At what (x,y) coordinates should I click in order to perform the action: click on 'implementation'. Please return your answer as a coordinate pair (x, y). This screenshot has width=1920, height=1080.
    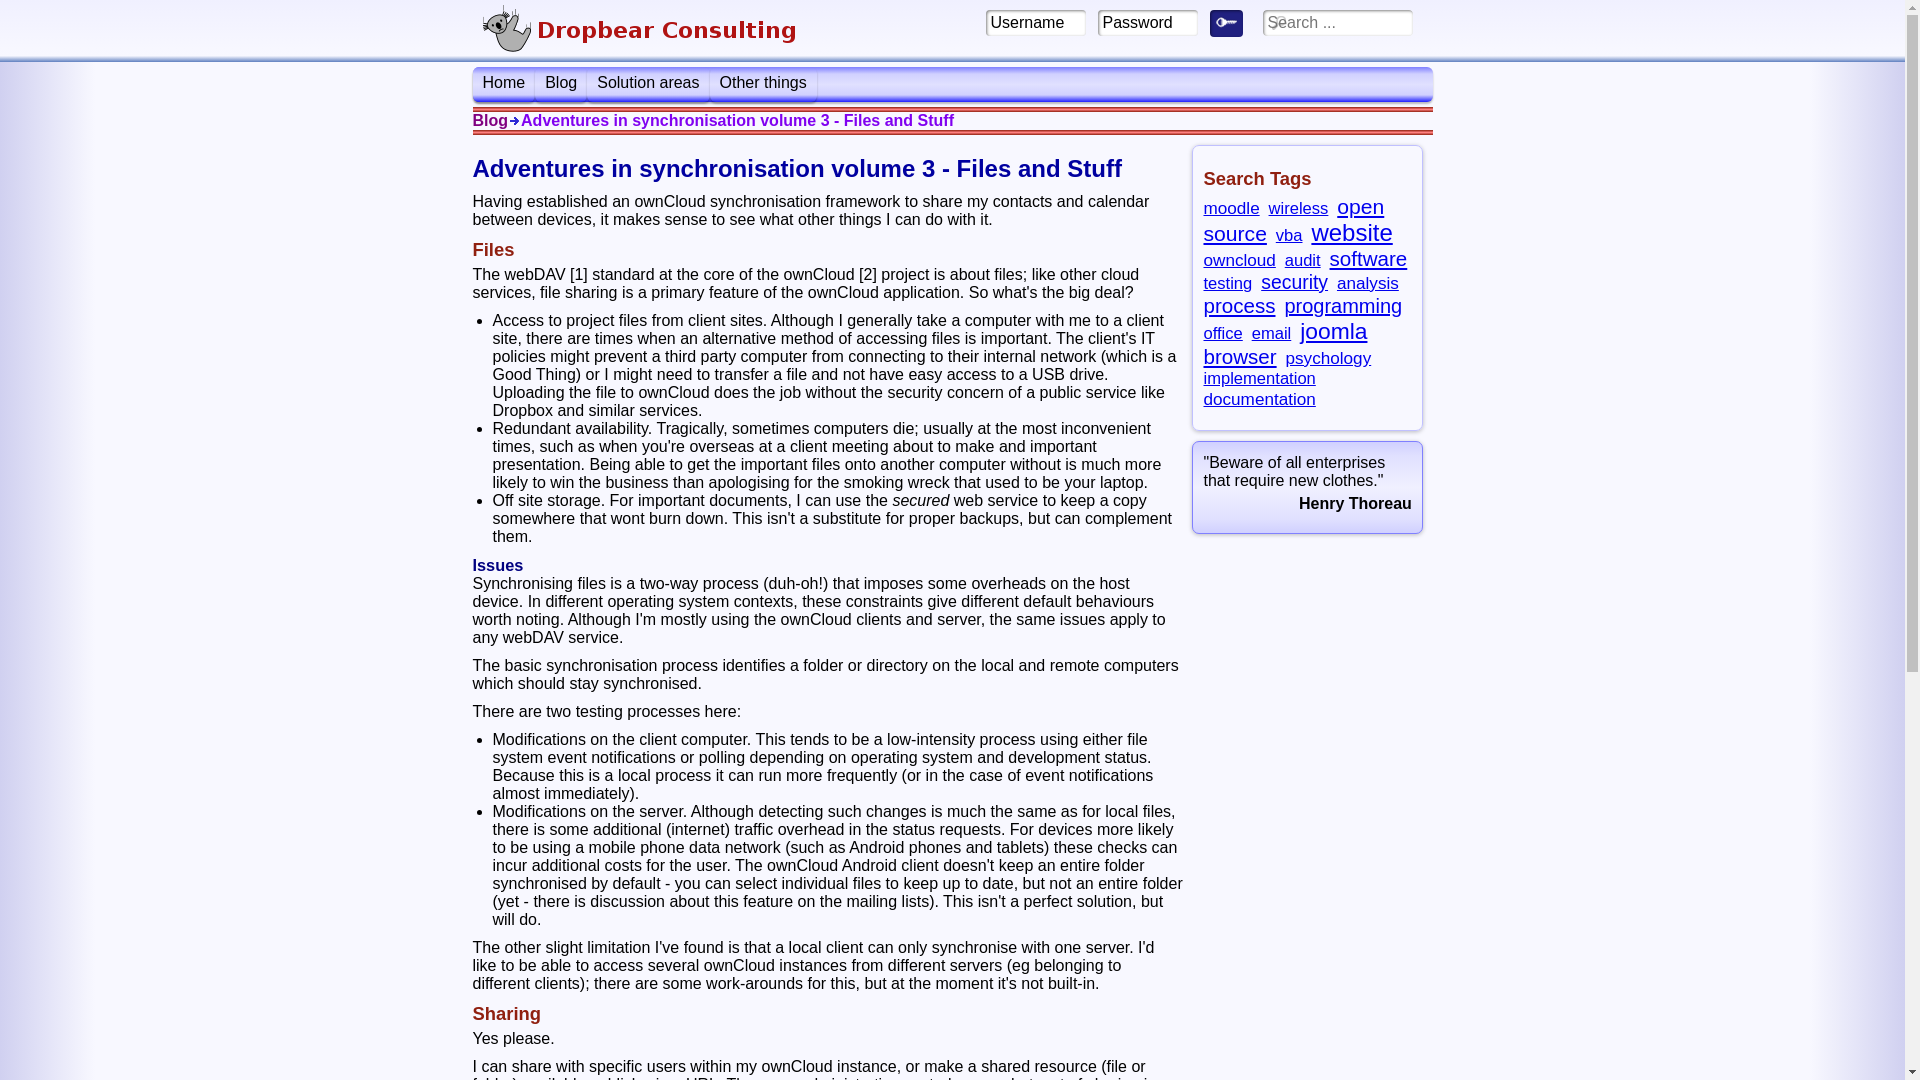
    Looking at the image, I should click on (1257, 378).